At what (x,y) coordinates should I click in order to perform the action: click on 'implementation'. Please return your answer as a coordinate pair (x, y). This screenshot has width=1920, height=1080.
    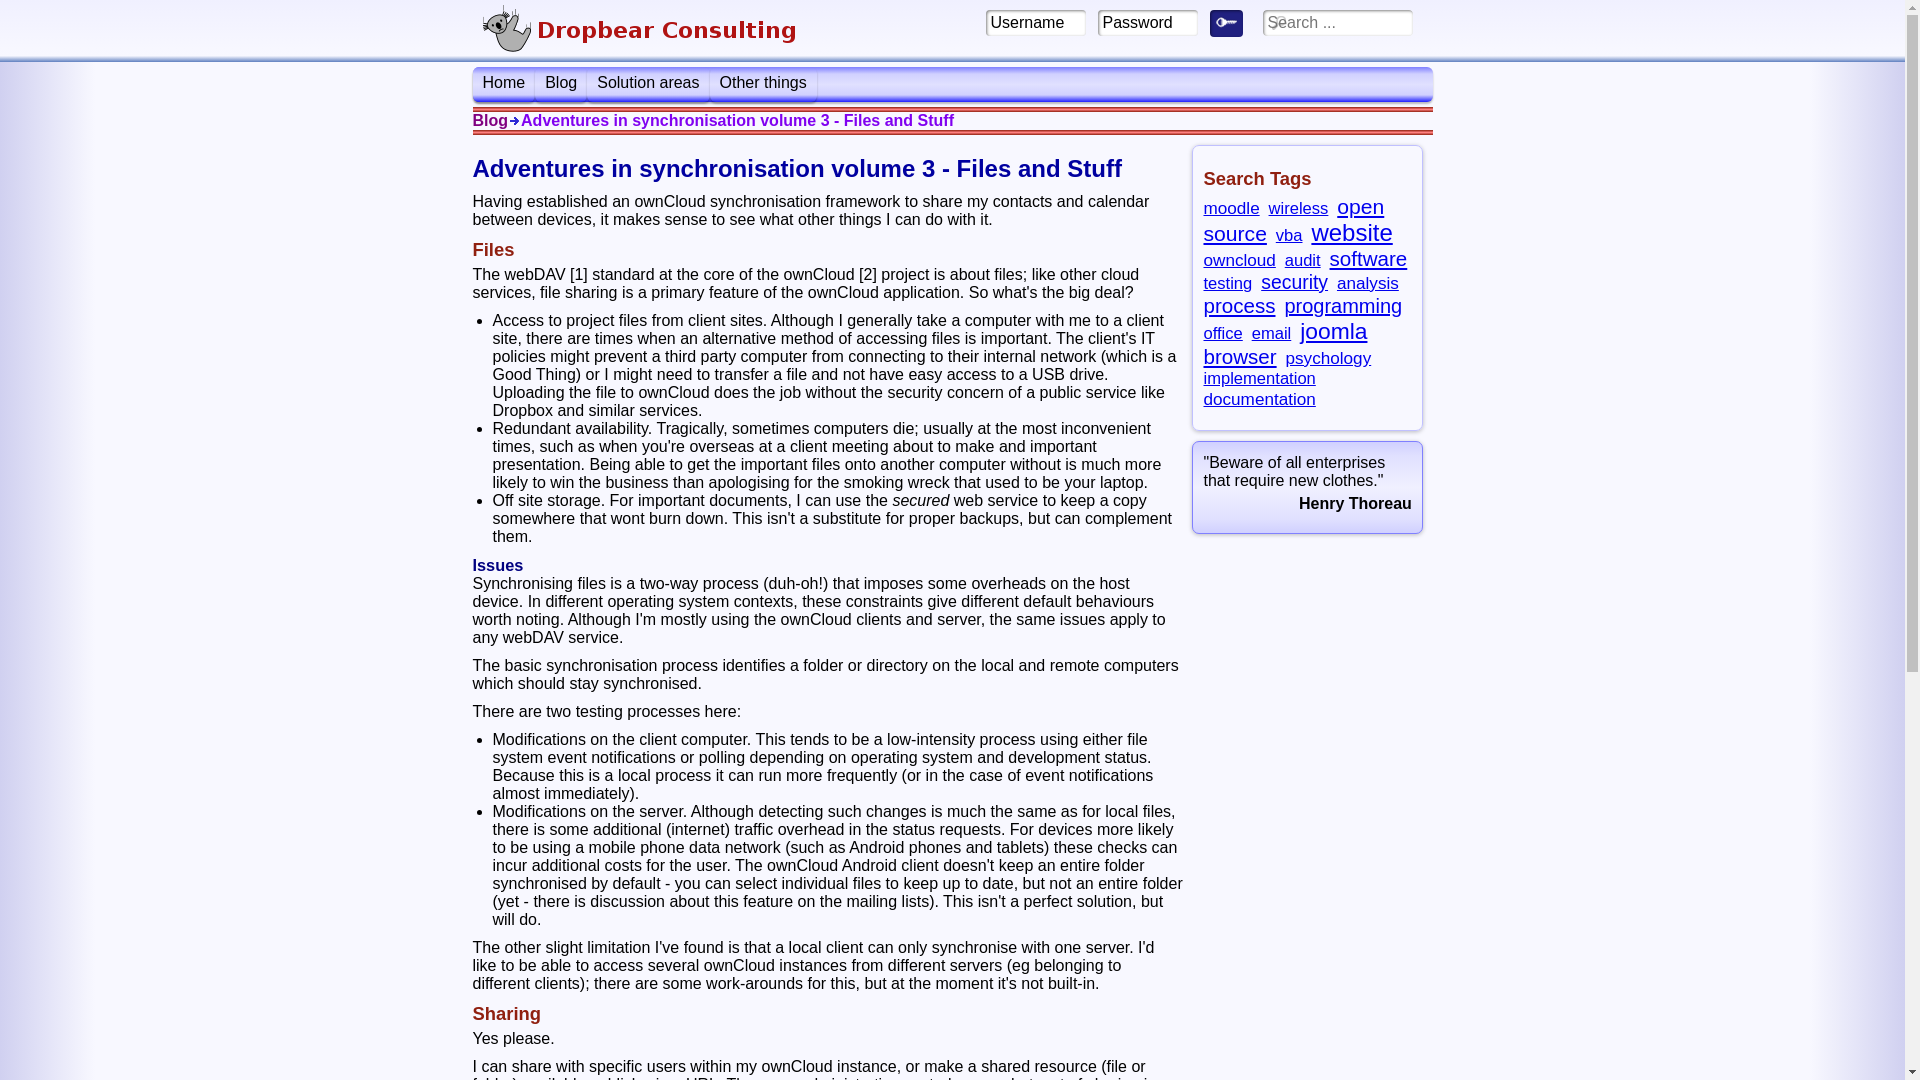
    Looking at the image, I should click on (1257, 378).